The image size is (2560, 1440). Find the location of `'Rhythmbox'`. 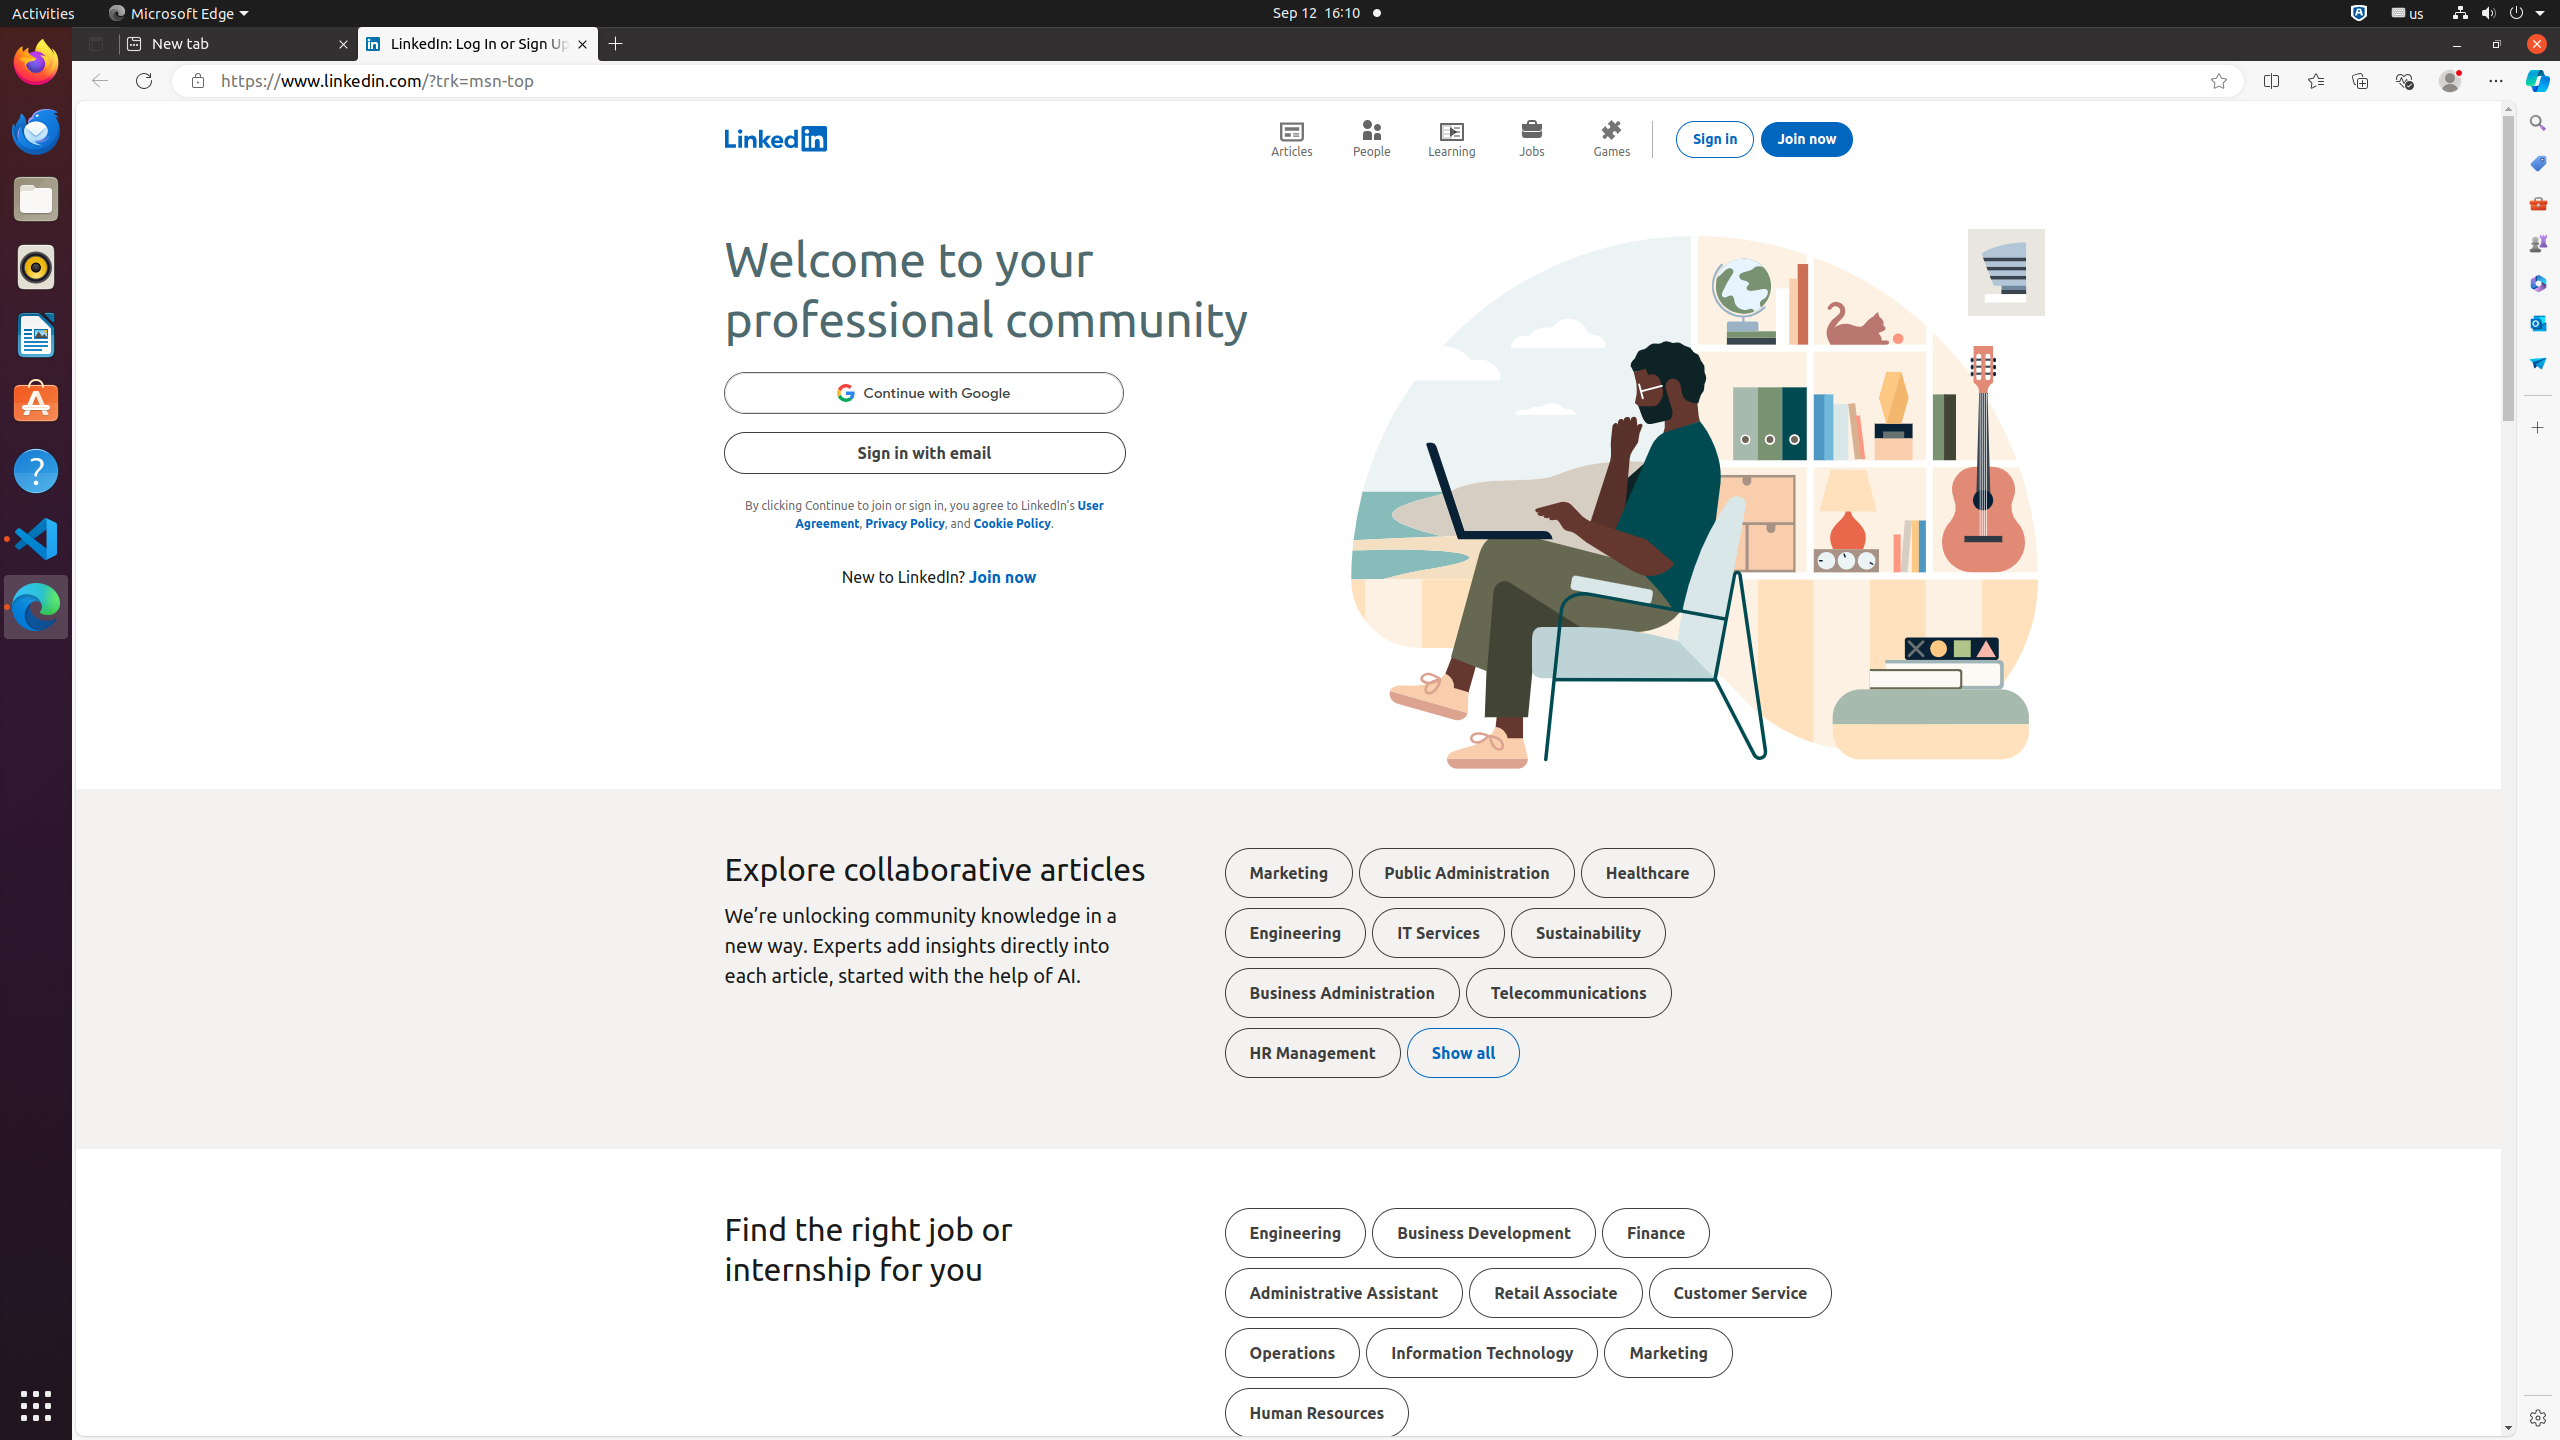

'Rhythmbox' is located at coordinates (36, 265).